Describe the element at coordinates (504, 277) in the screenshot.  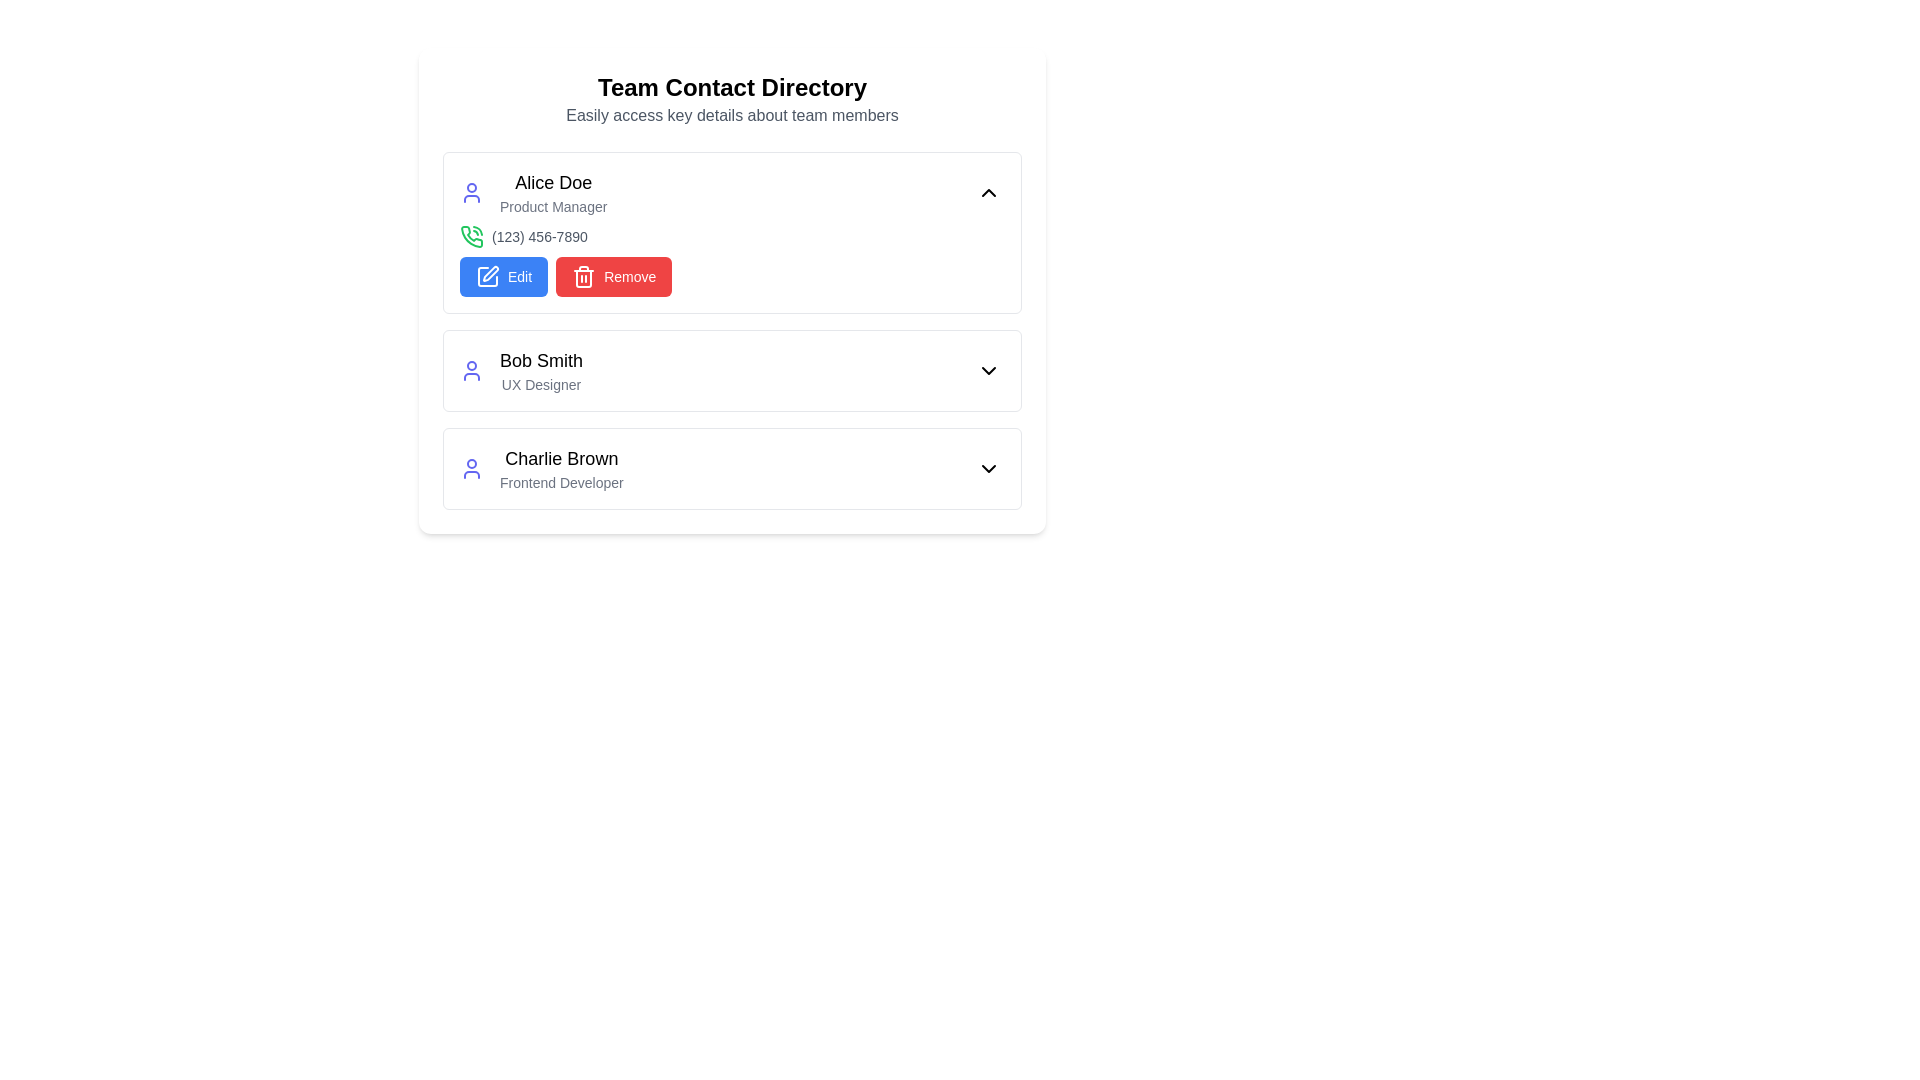
I see `the edit button located beneath the user information for 'Alice Doe'` at that location.